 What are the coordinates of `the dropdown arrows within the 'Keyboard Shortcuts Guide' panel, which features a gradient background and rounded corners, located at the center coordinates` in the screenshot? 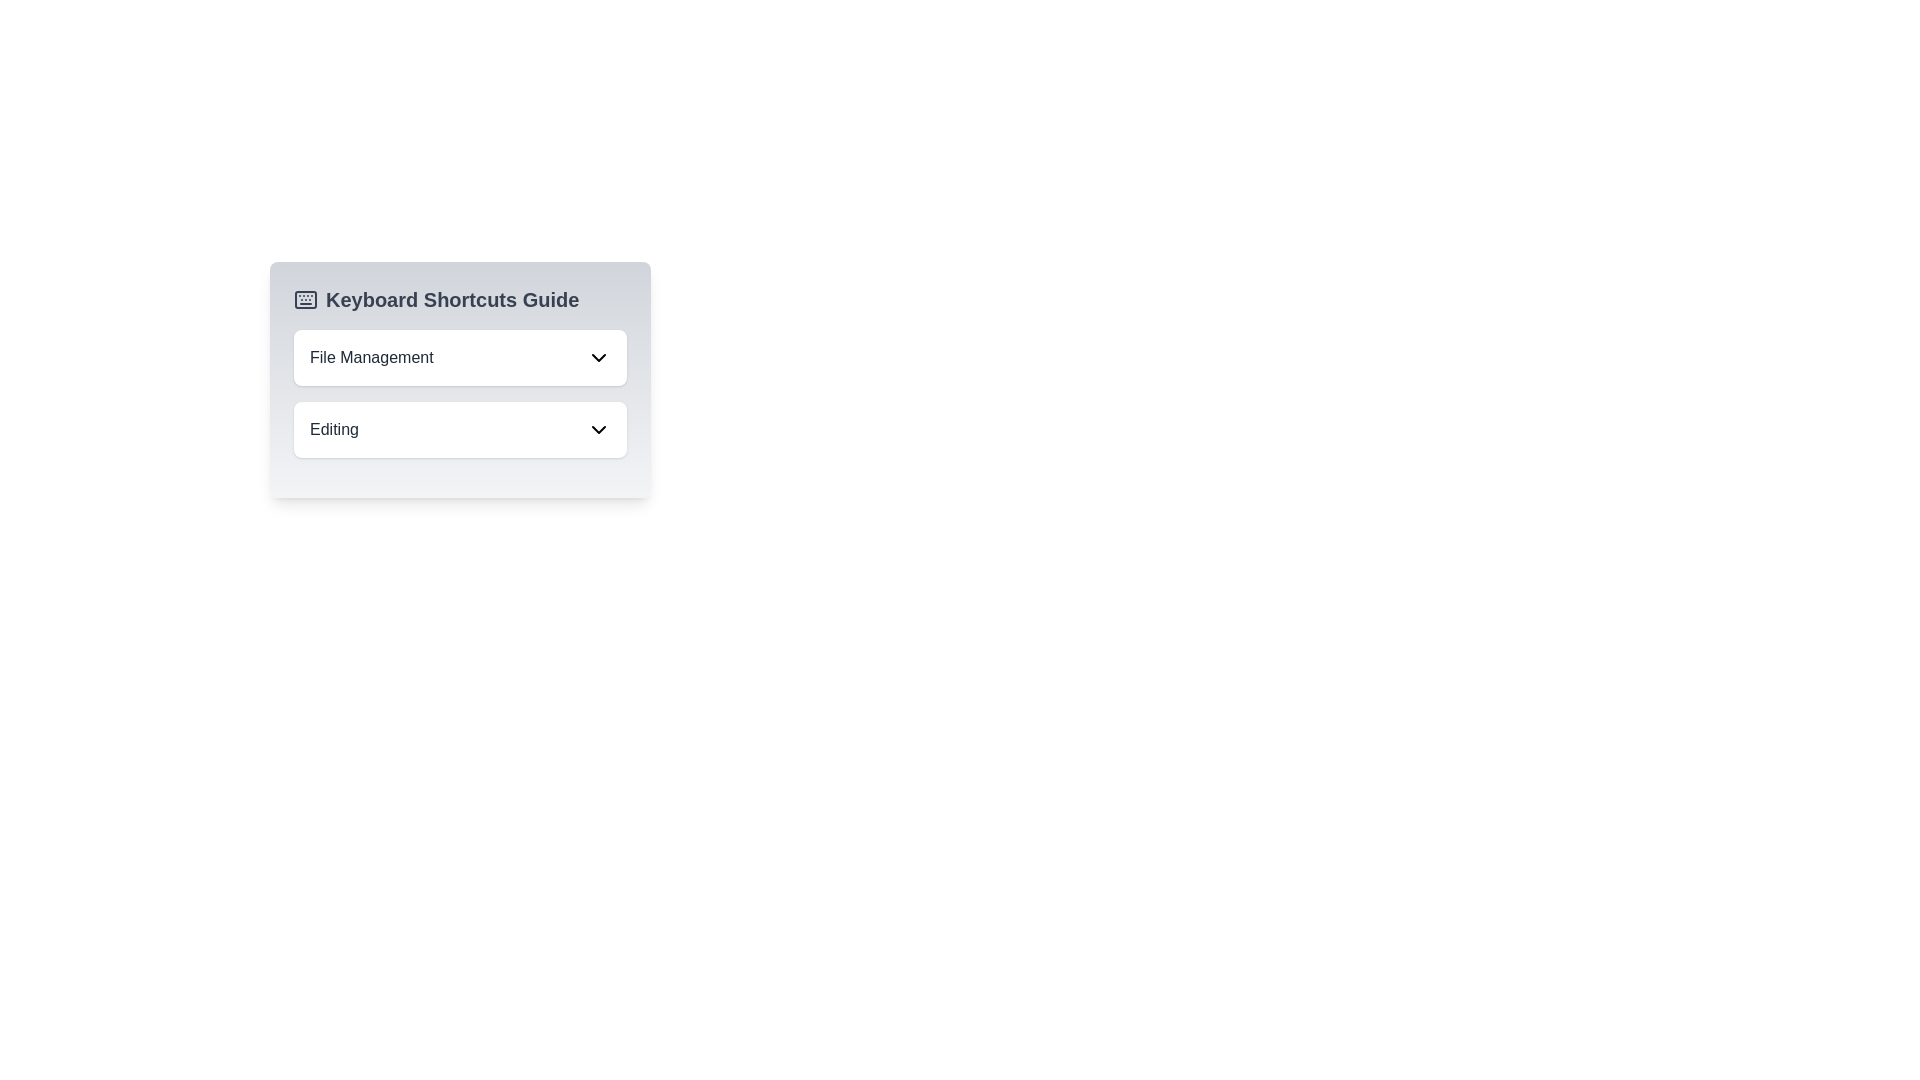 It's located at (459, 380).